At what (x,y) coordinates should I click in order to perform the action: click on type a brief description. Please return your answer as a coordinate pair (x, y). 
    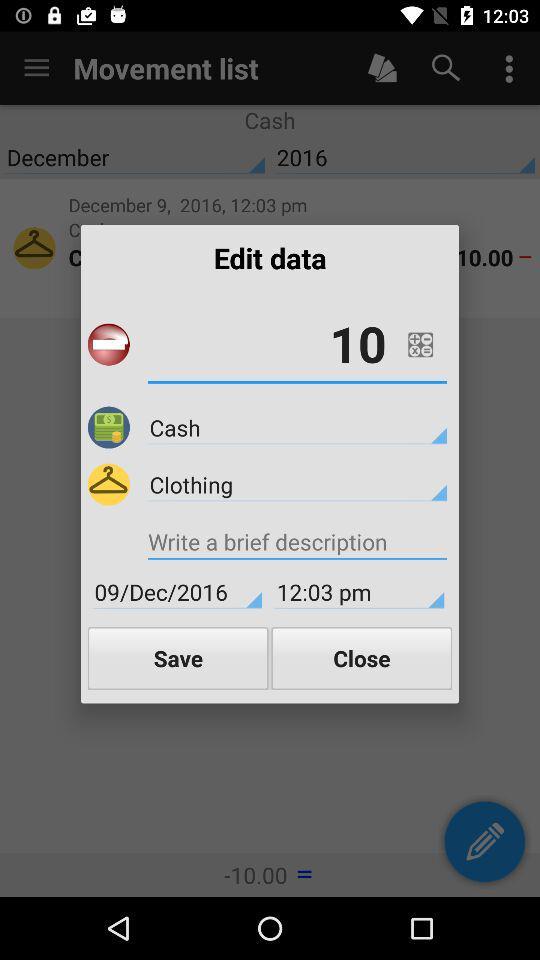
    Looking at the image, I should click on (296, 544).